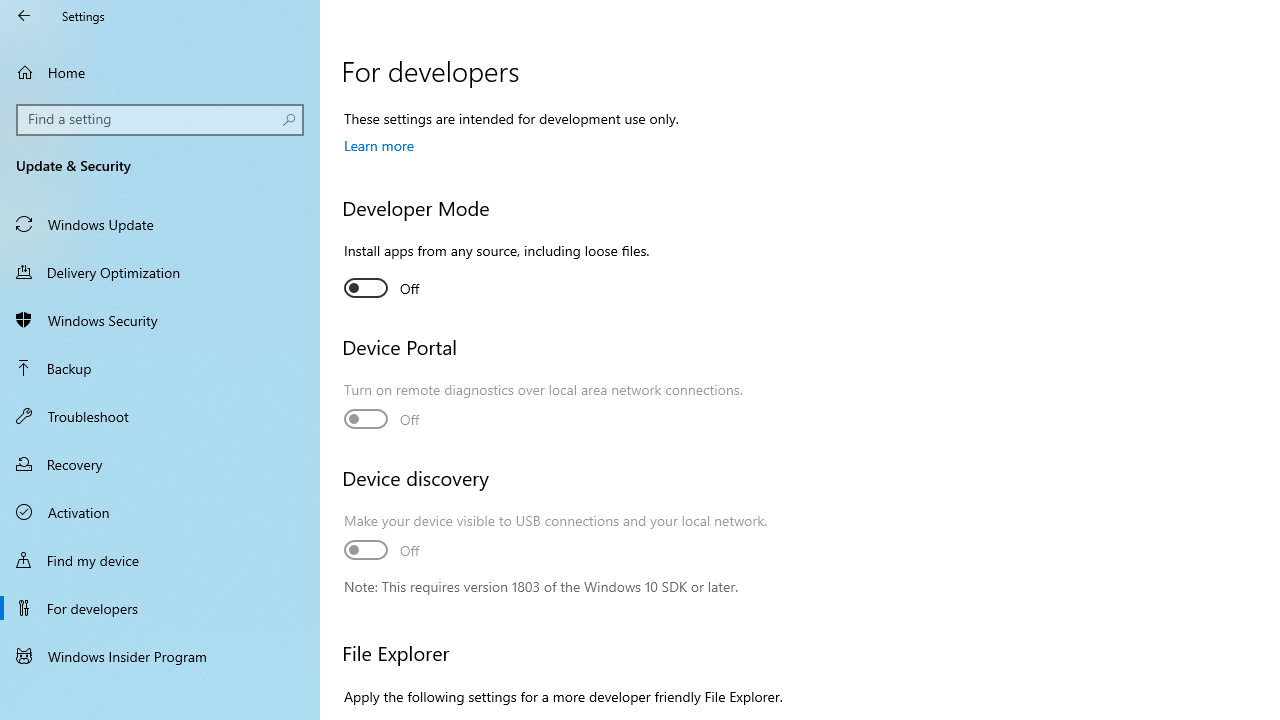 The height and width of the screenshot is (720, 1280). I want to click on 'Find my device', so click(160, 559).